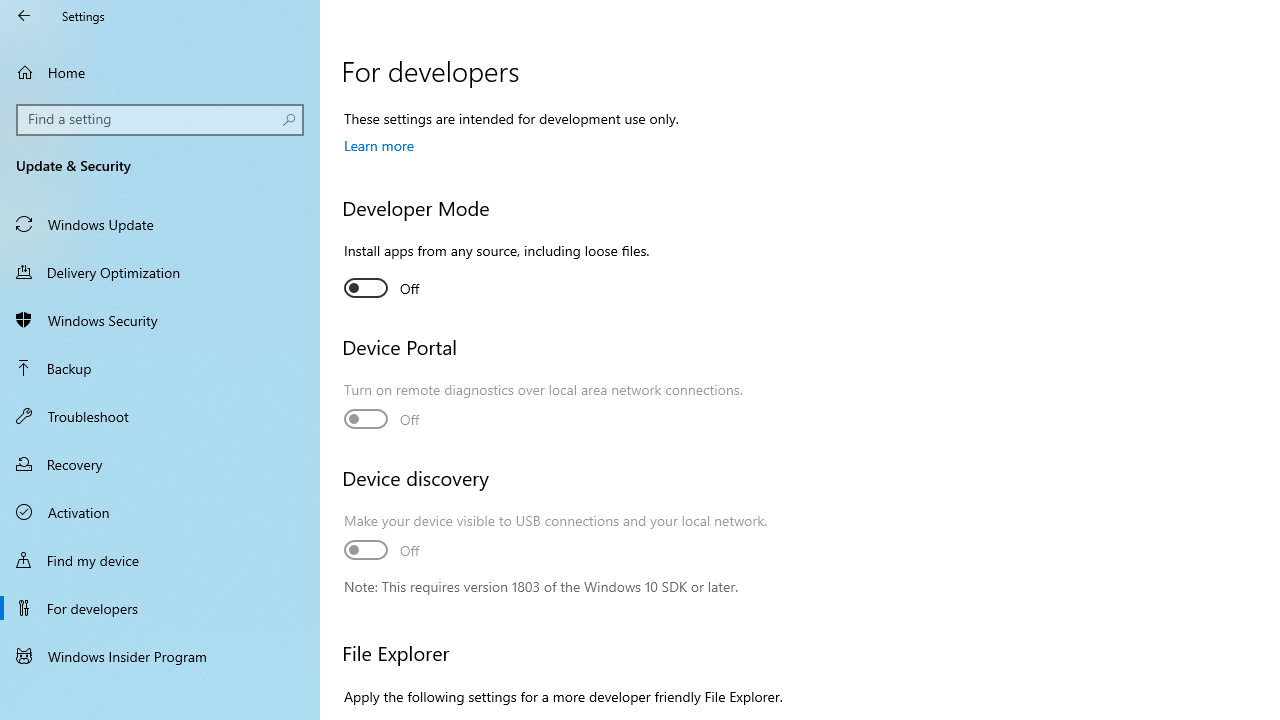 The height and width of the screenshot is (720, 1280). I want to click on 'Find my device', so click(160, 559).